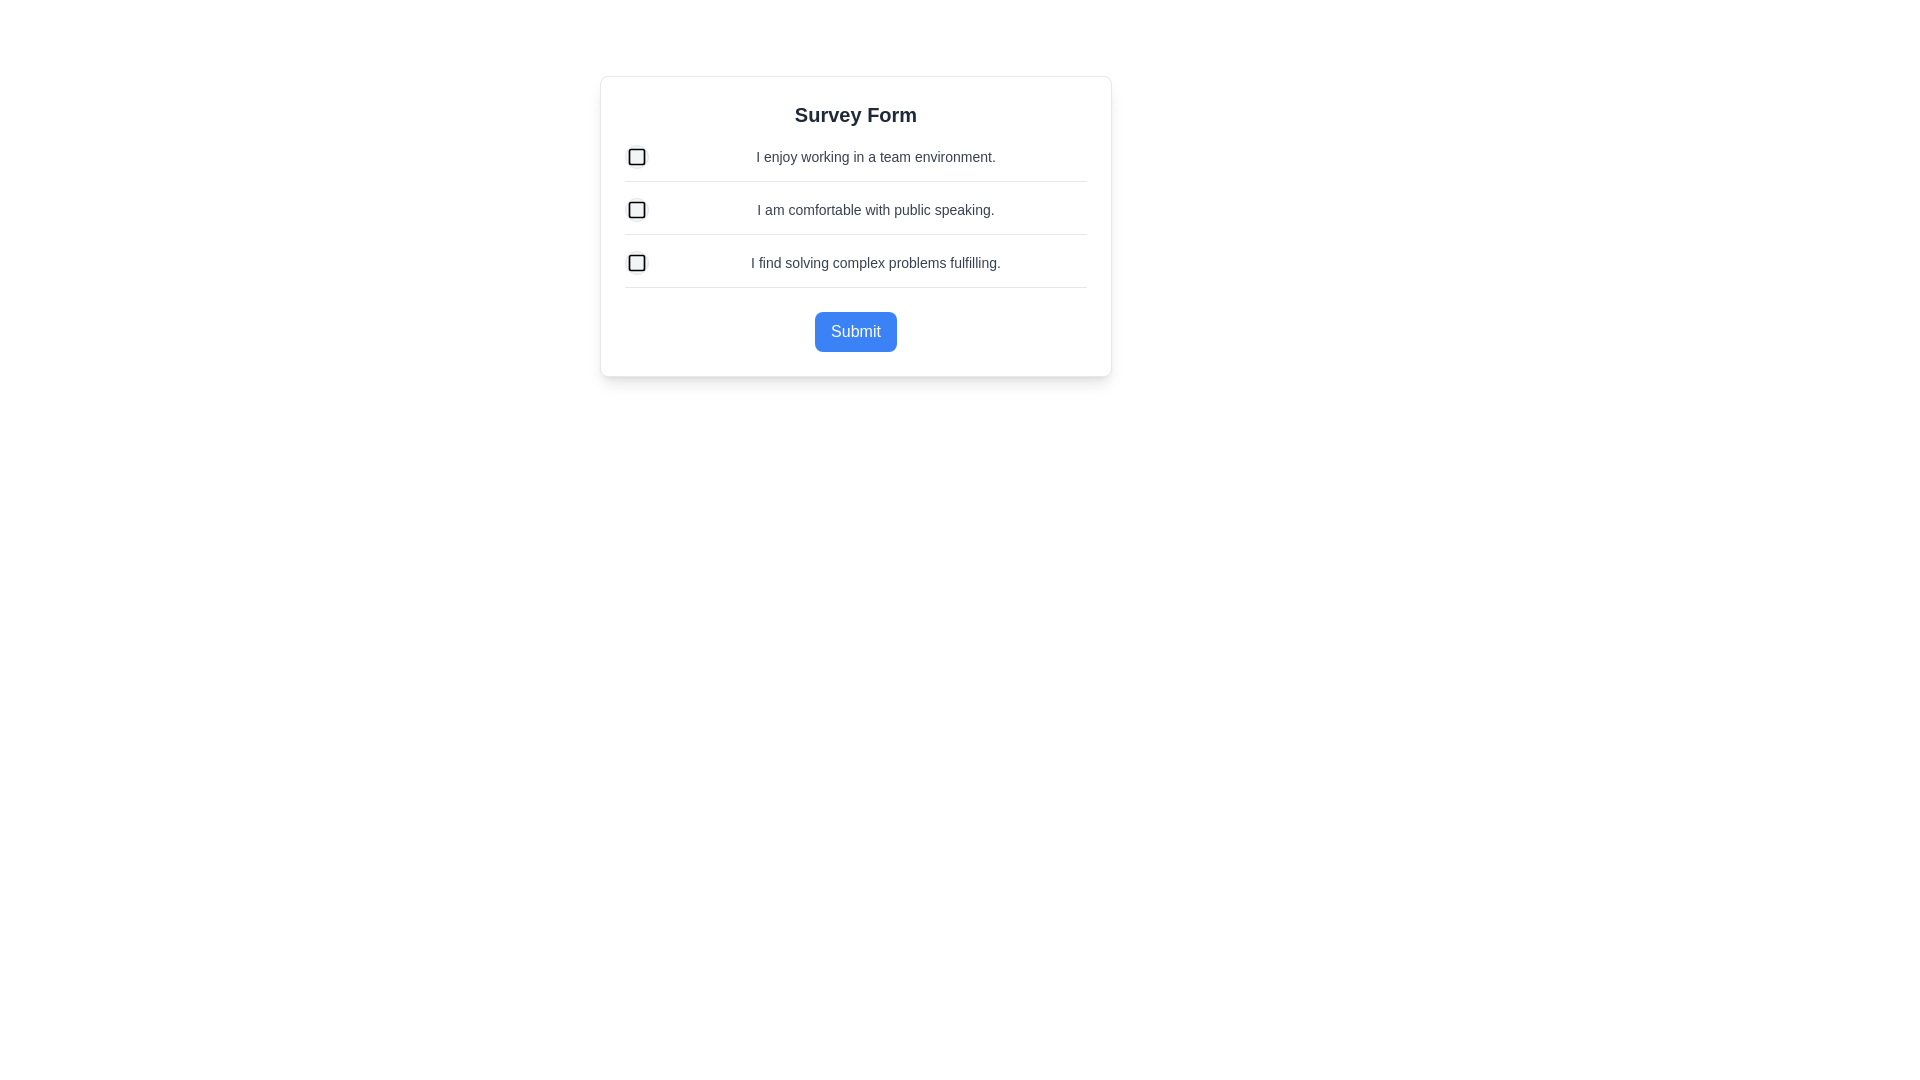 The width and height of the screenshot is (1920, 1080). I want to click on the checkbox for 'I am comfortable with public speaking', so click(636, 209).